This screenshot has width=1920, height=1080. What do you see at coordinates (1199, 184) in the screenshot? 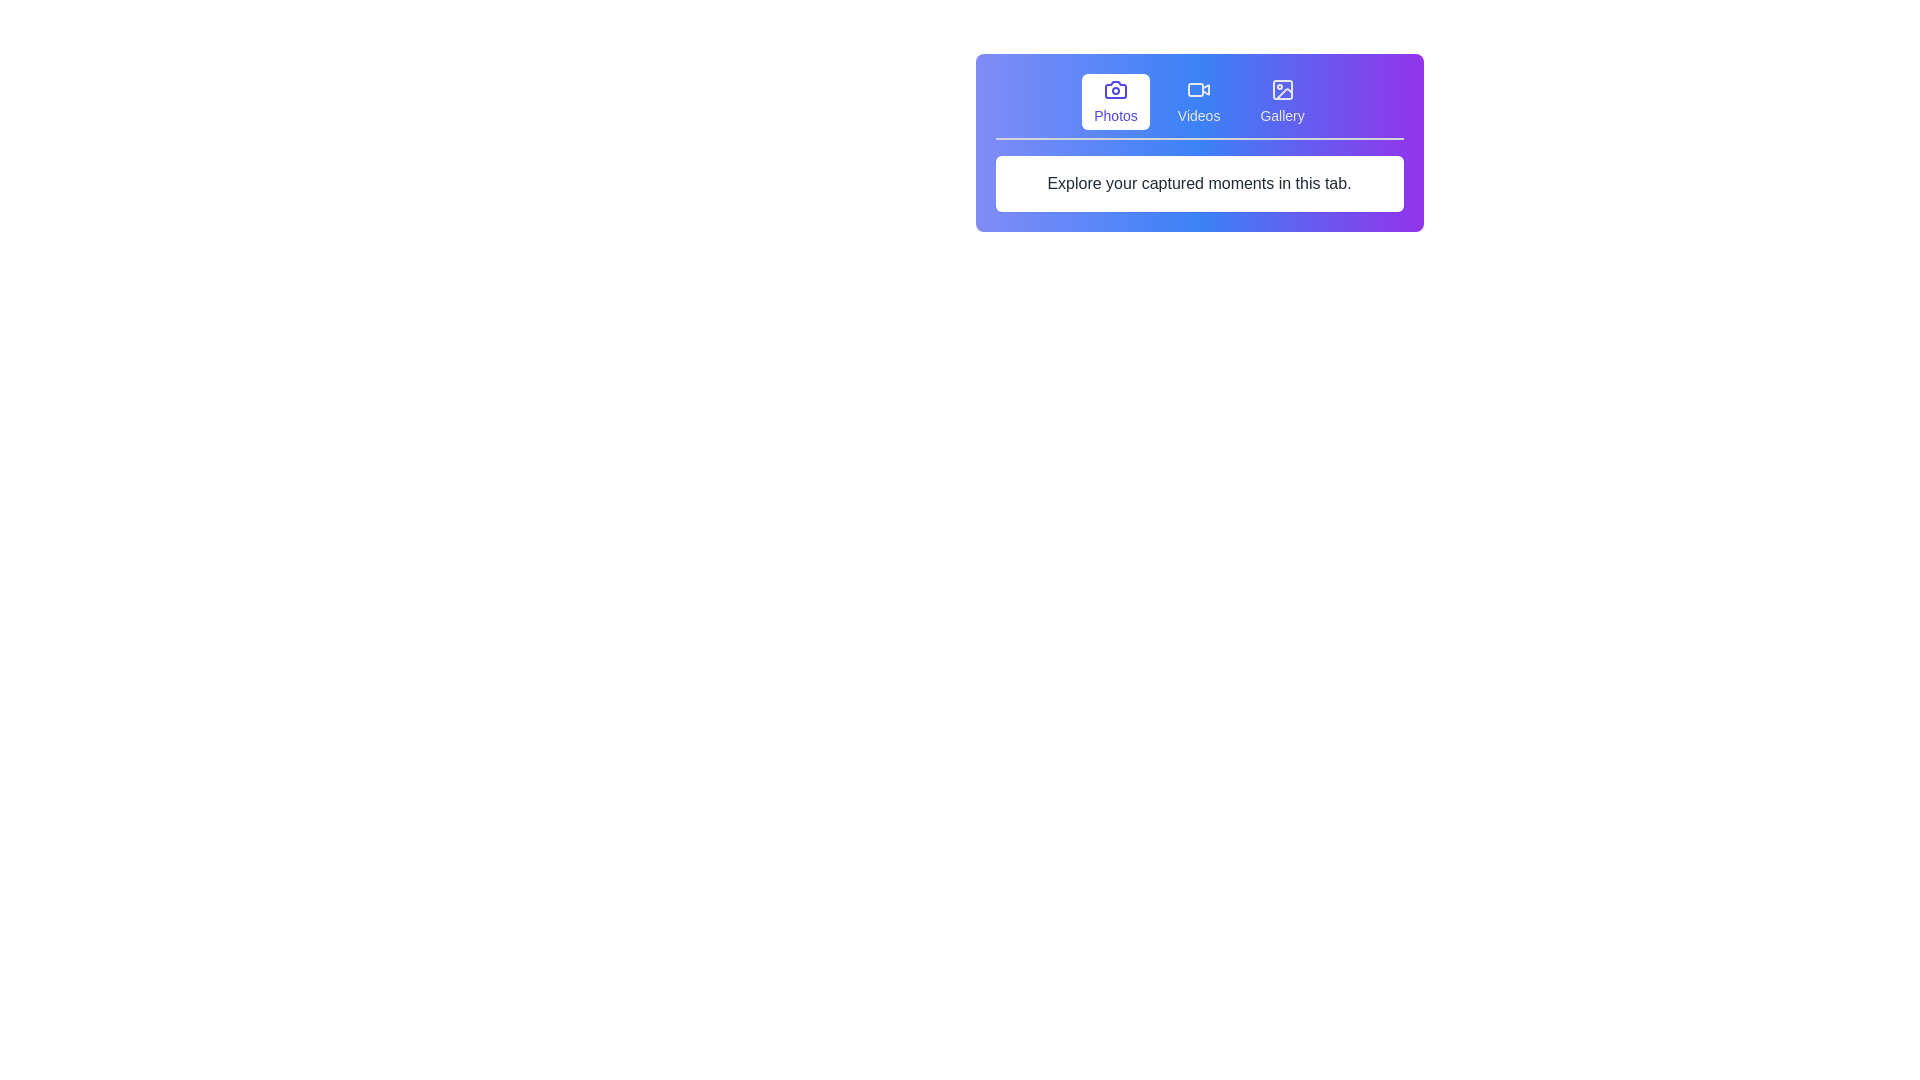
I see `text in the informational block located directly underneath the navigation options labeled 'Photos,' 'Videos,' and 'Gallery.'` at bounding box center [1199, 184].